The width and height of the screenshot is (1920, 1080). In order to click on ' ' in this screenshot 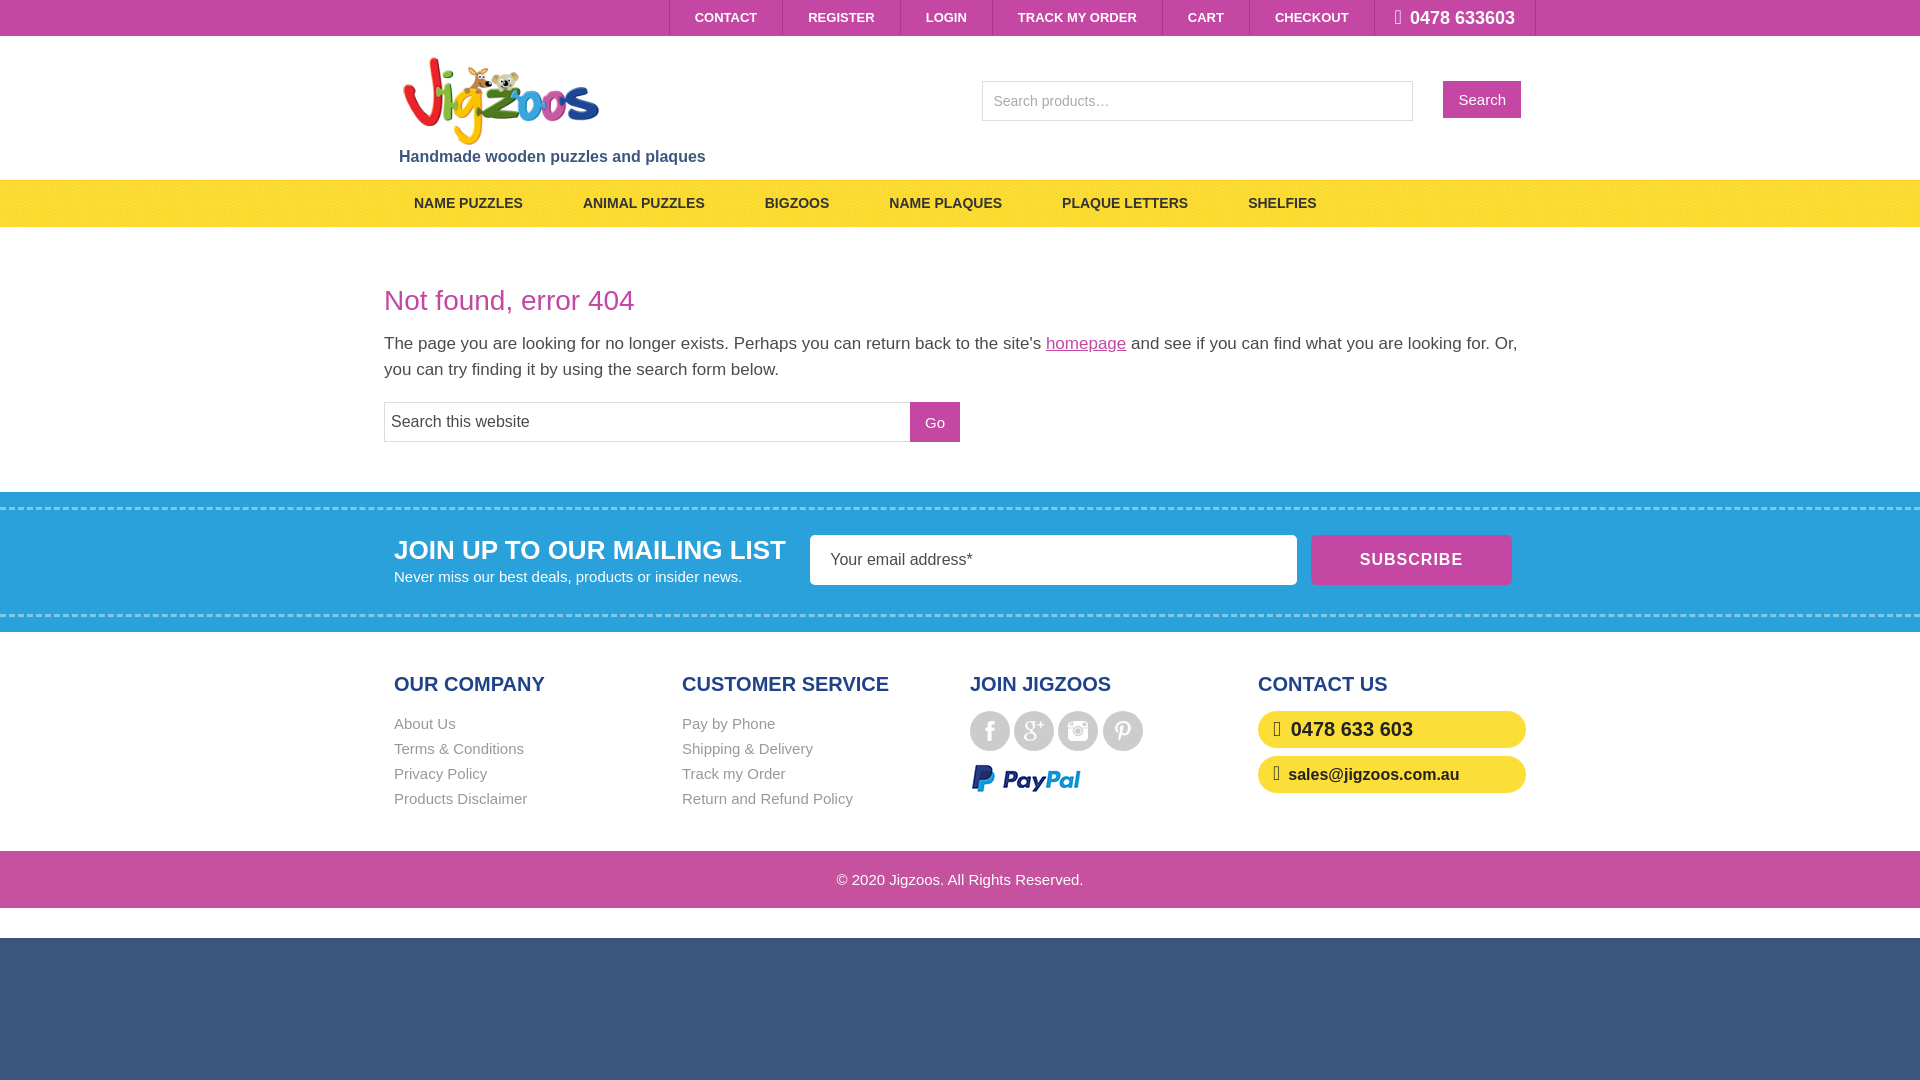, I will do `click(1033, 731)`.